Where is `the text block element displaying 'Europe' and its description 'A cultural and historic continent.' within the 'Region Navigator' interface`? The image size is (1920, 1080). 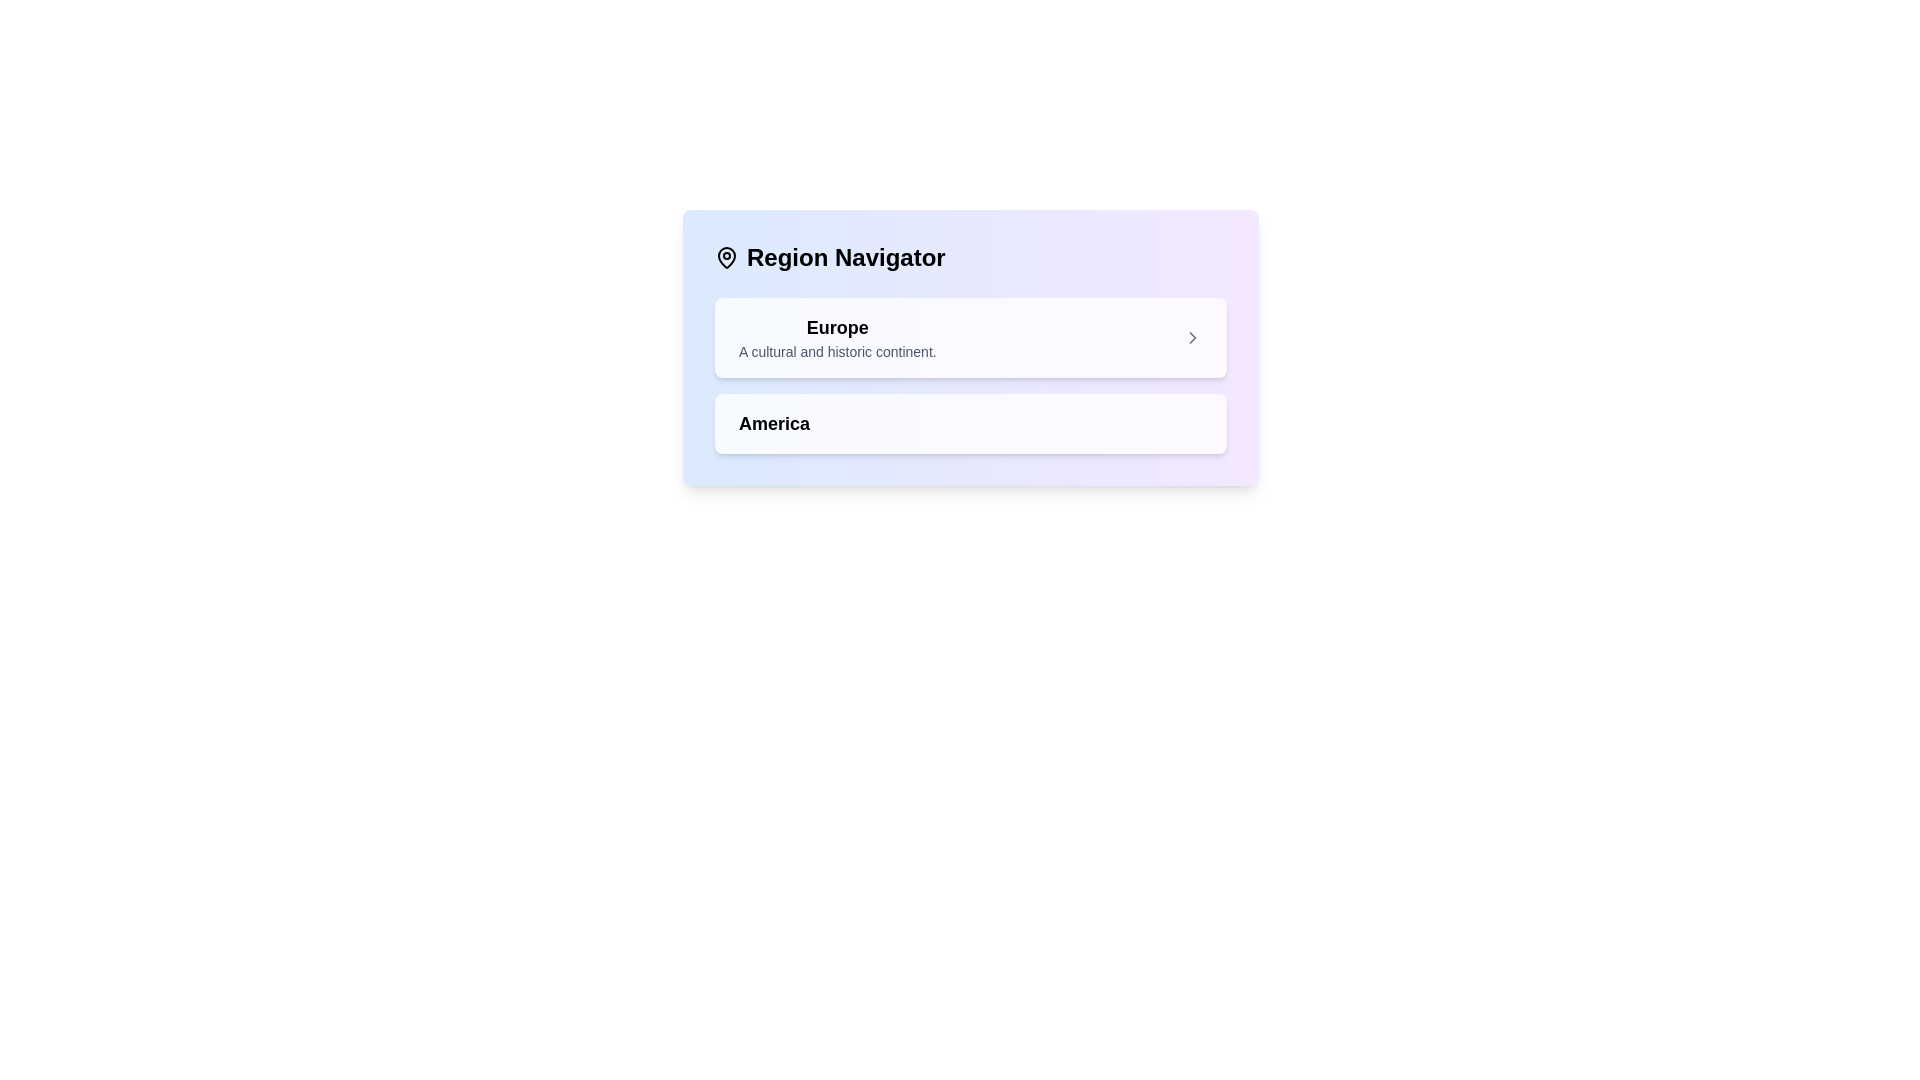 the text block element displaying 'Europe' and its description 'A cultural and historic continent.' within the 'Region Navigator' interface is located at coordinates (837, 337).